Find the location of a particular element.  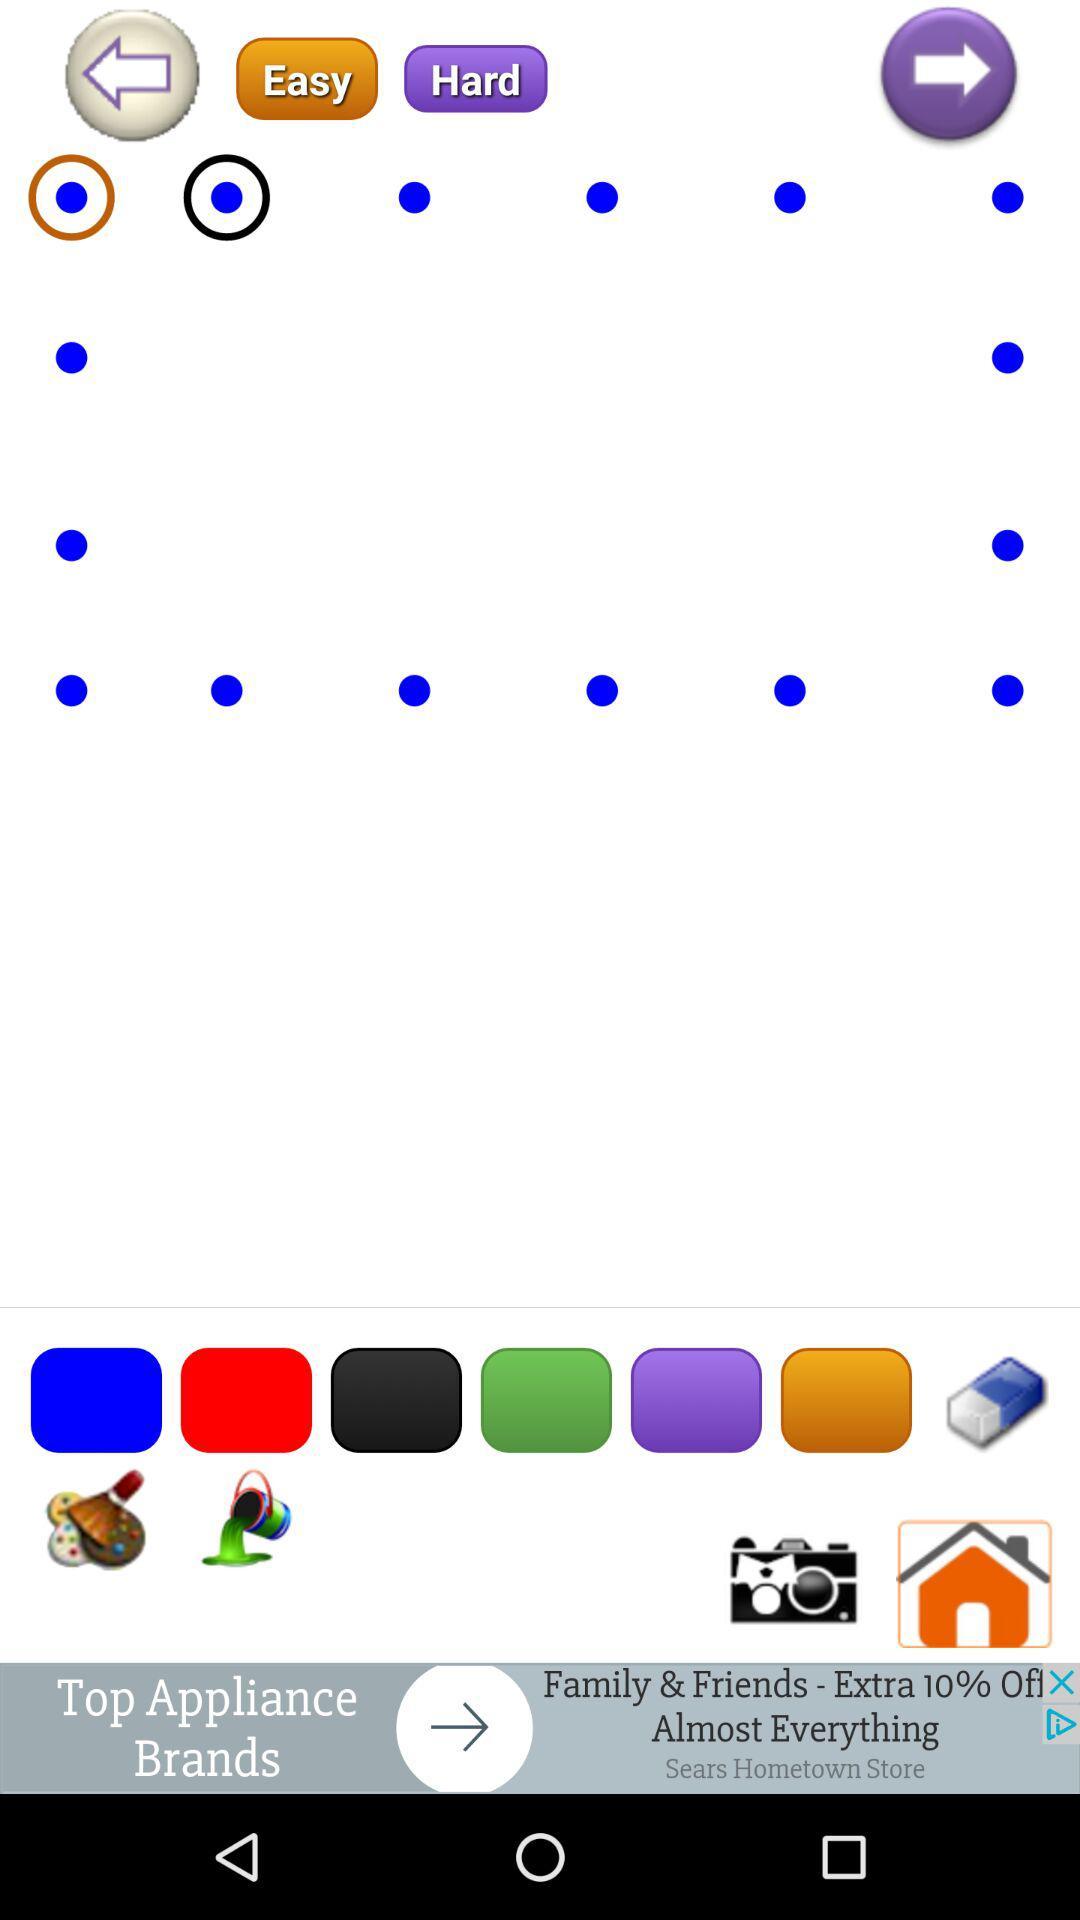

choose camera is located at coordinates (790, 1583).